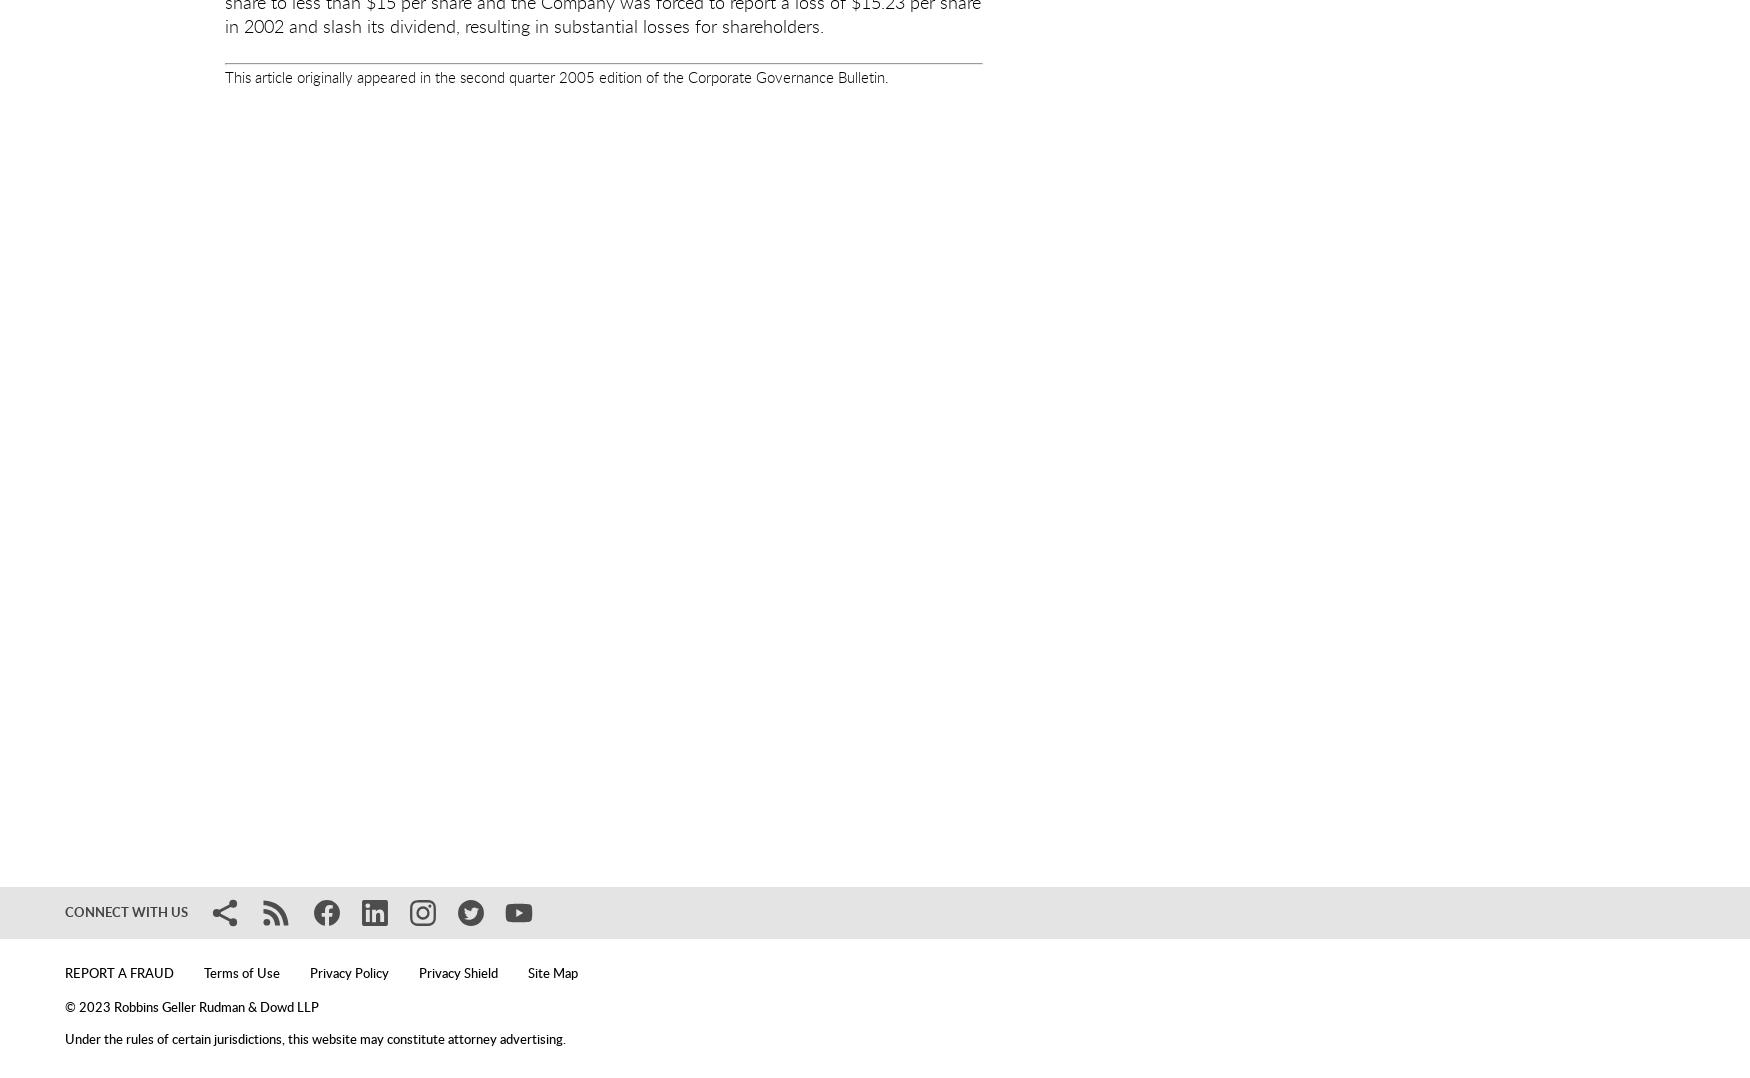 The height and width of the screenshot is (1078, 1750). Describe the element at coordinates (883, 867) in the screenshot. I see `'prior to submitting such data.'` at that location.